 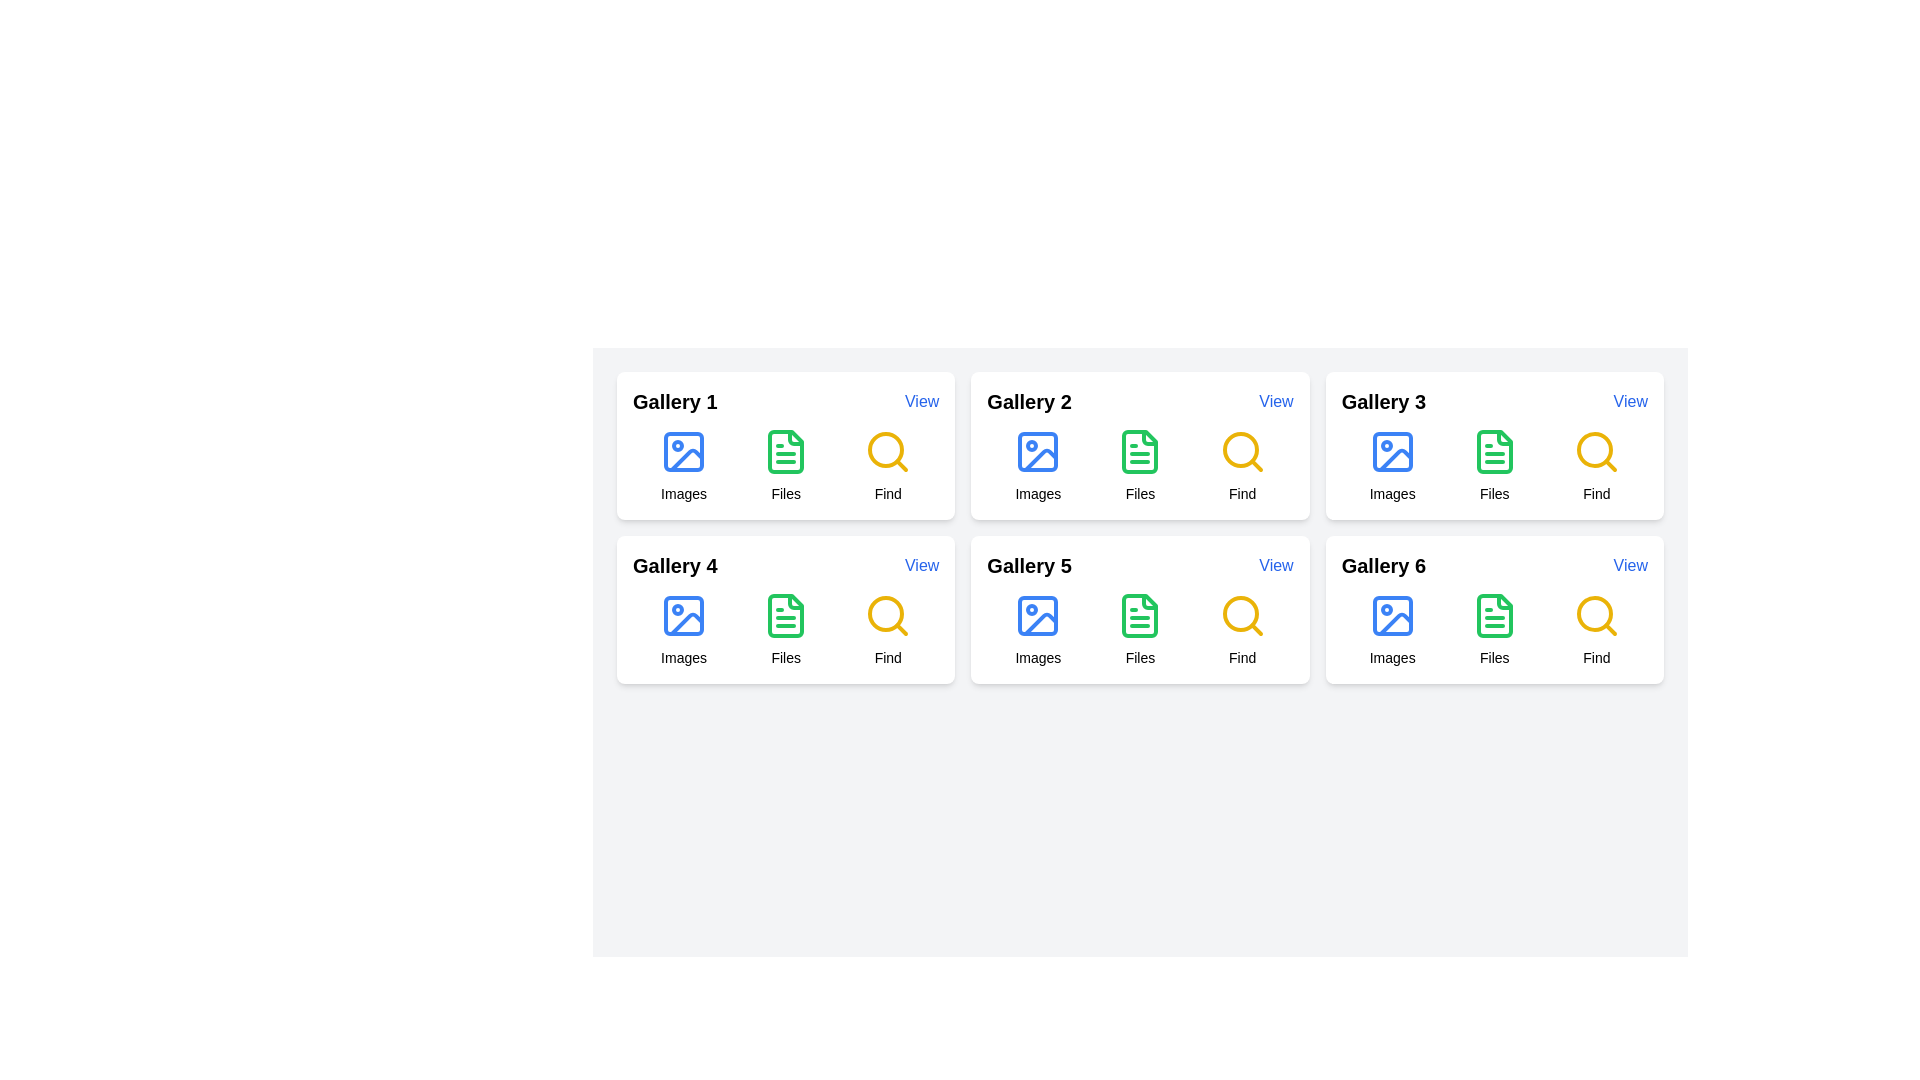 I want to click on the 'Files' selectable icon with a green document representation, so click(x=785, y=466).